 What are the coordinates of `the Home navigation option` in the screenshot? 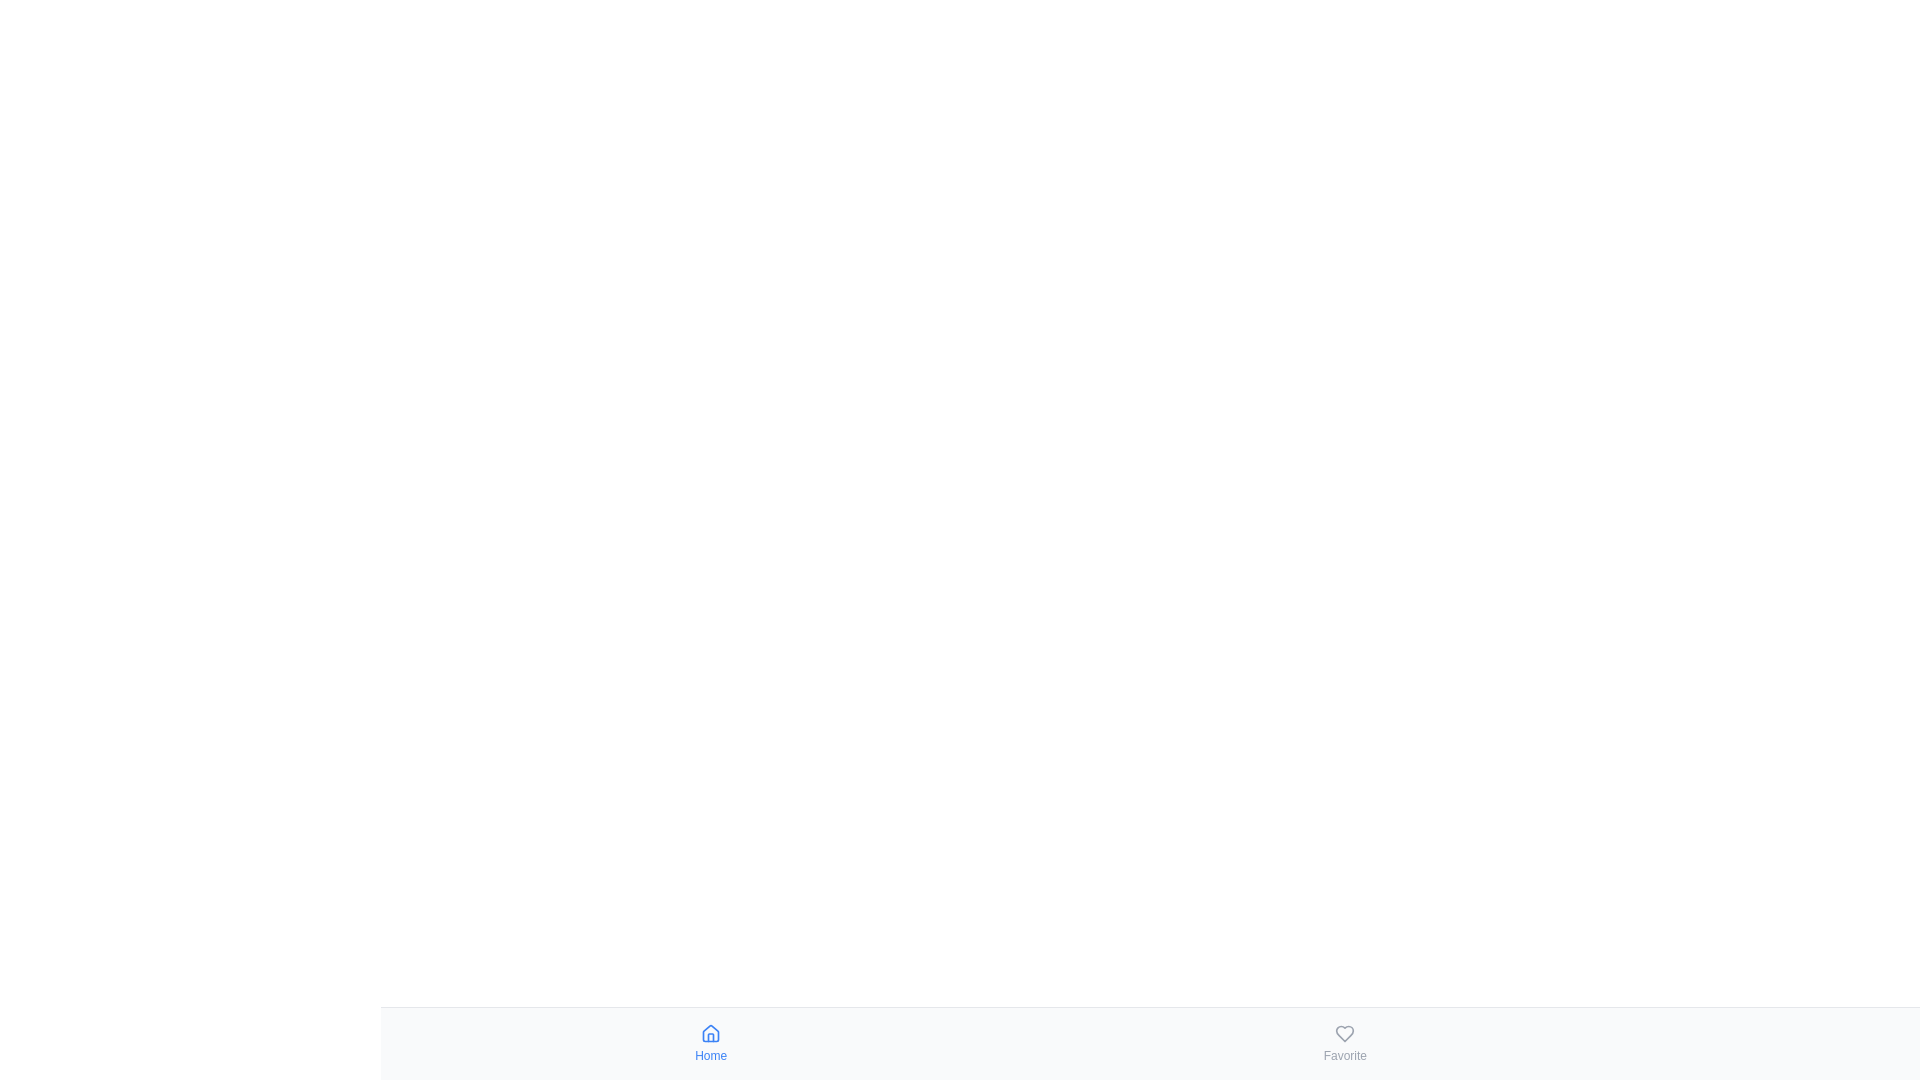 It's located at (710, 1043).